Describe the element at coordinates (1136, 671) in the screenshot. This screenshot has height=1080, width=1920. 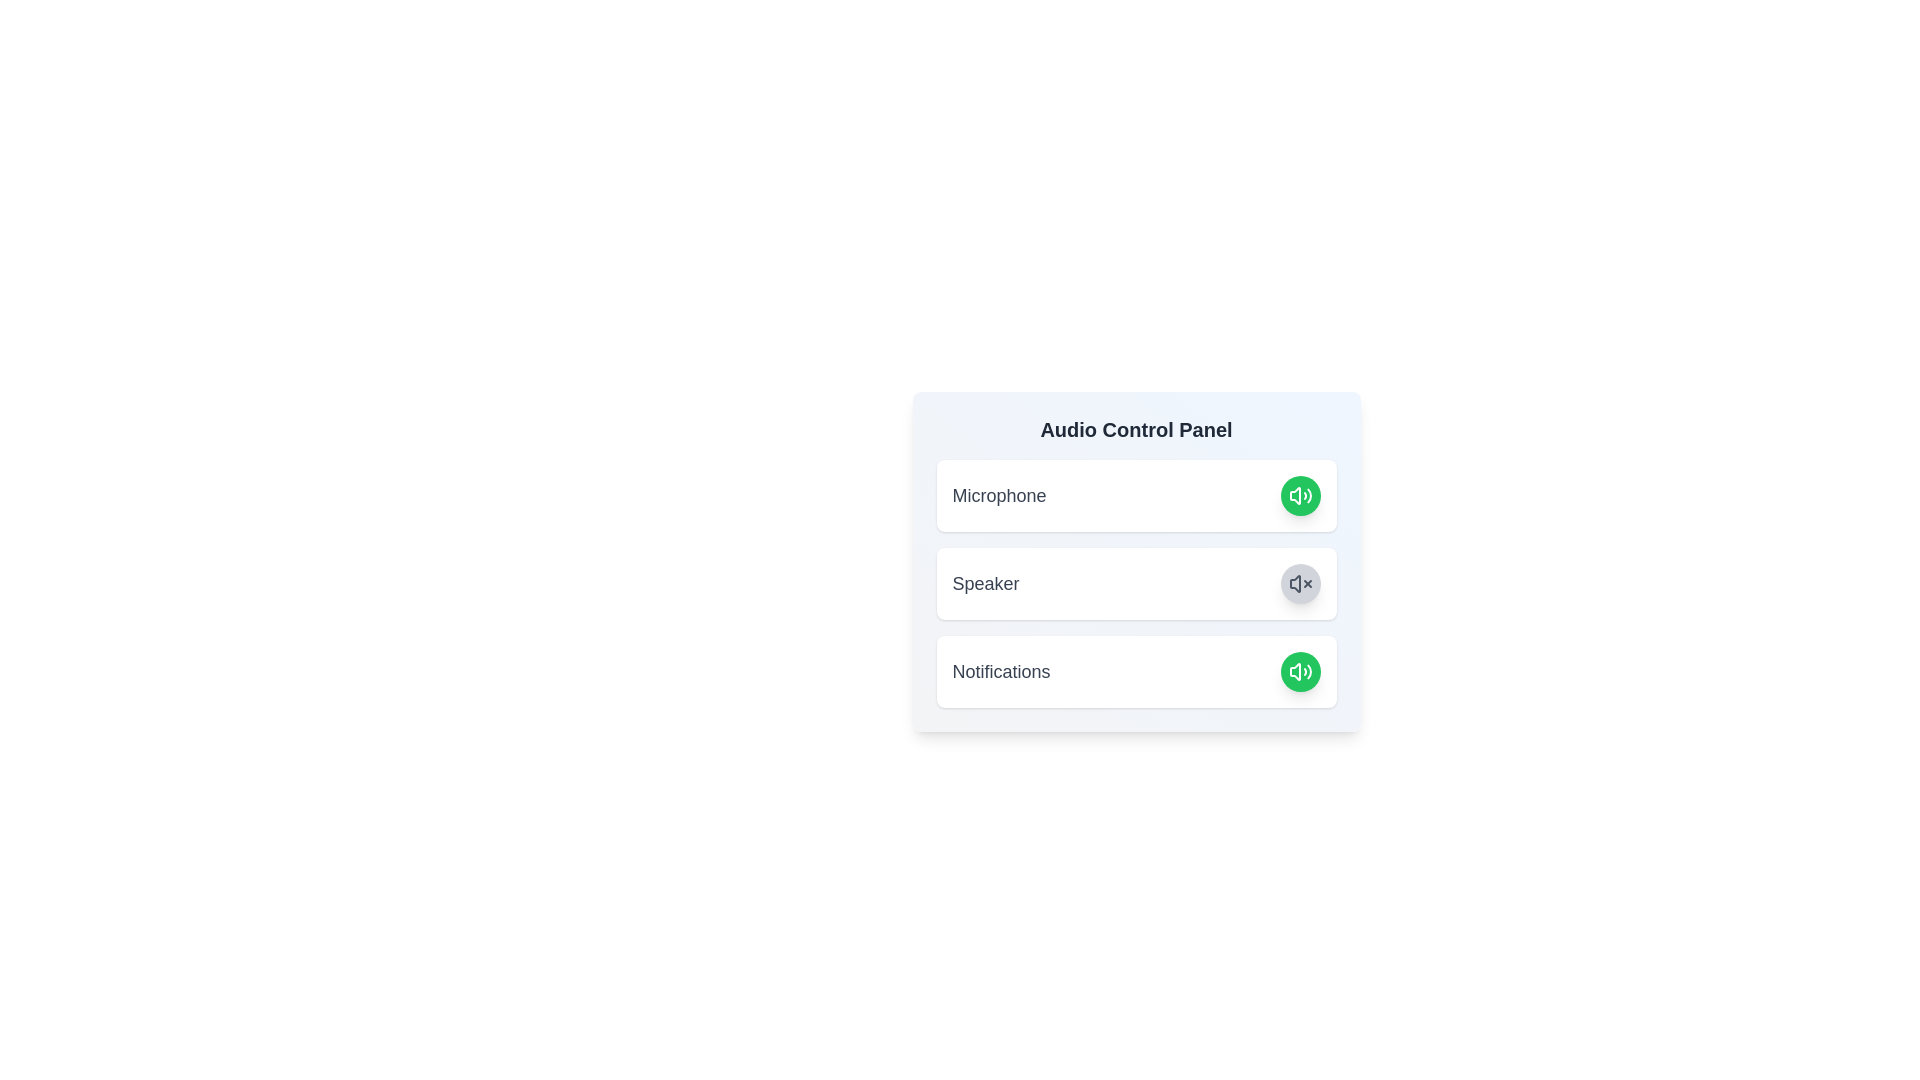
I see `the toggle button on the interactive panel for notifications, which is the third panel below the 'Microphone' and 'Speaker' panels in the 'Audio Control Panel'` at that location.